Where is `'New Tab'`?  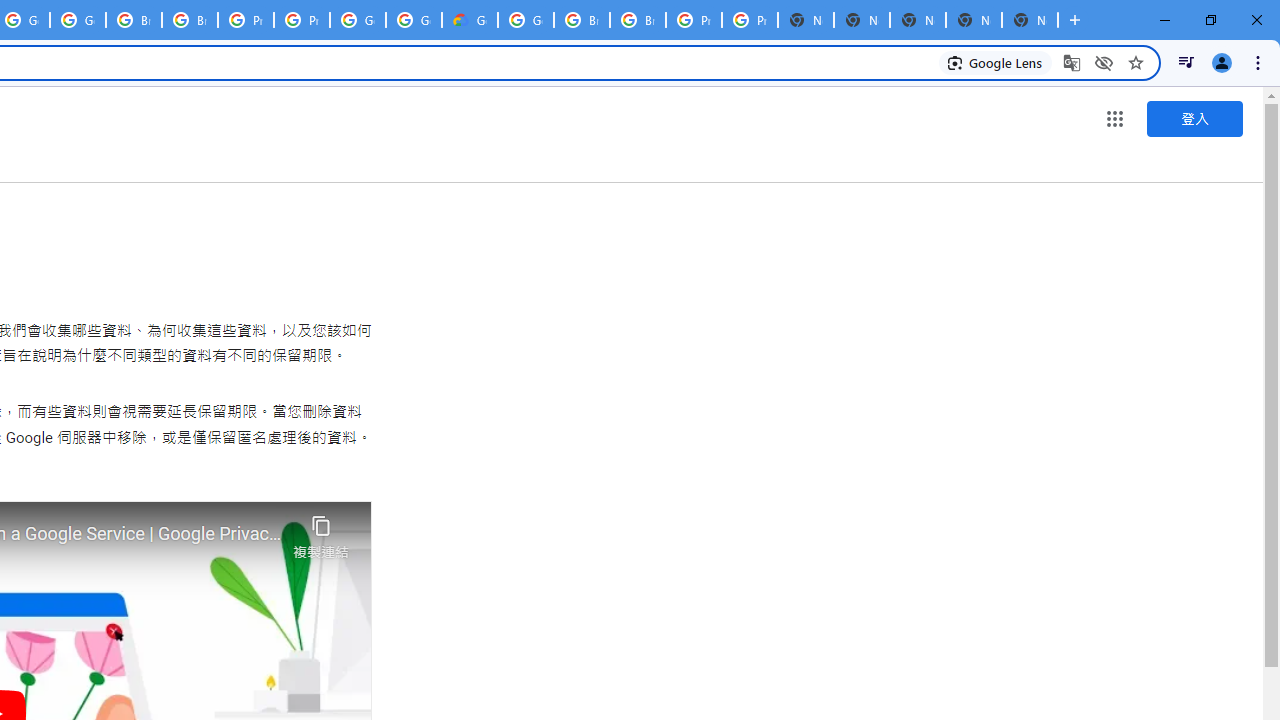 'New Tab' is located at coordinates (1074, 20).